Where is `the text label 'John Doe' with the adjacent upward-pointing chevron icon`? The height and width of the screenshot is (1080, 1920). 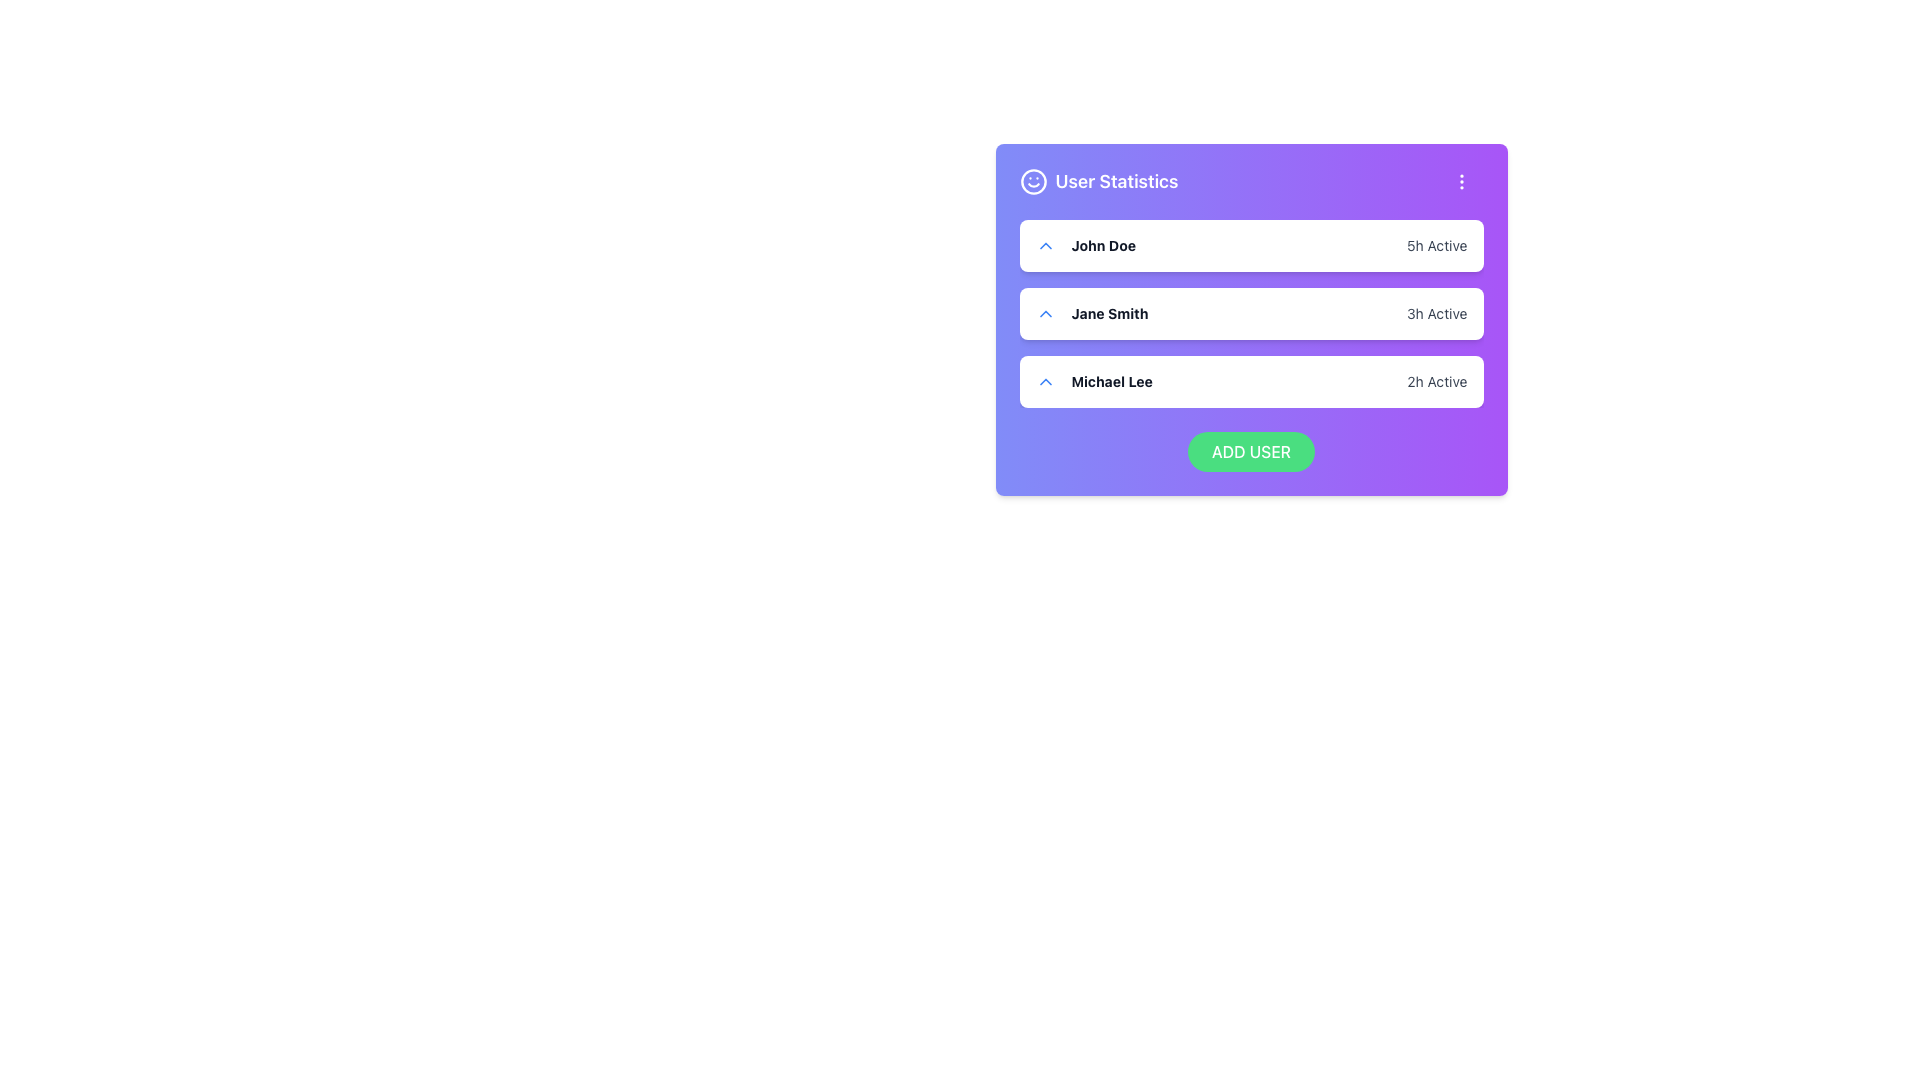
the text label 'John Doe' with the adjacent upward-pointing chevron icon is located at coordinates (1084, 245).